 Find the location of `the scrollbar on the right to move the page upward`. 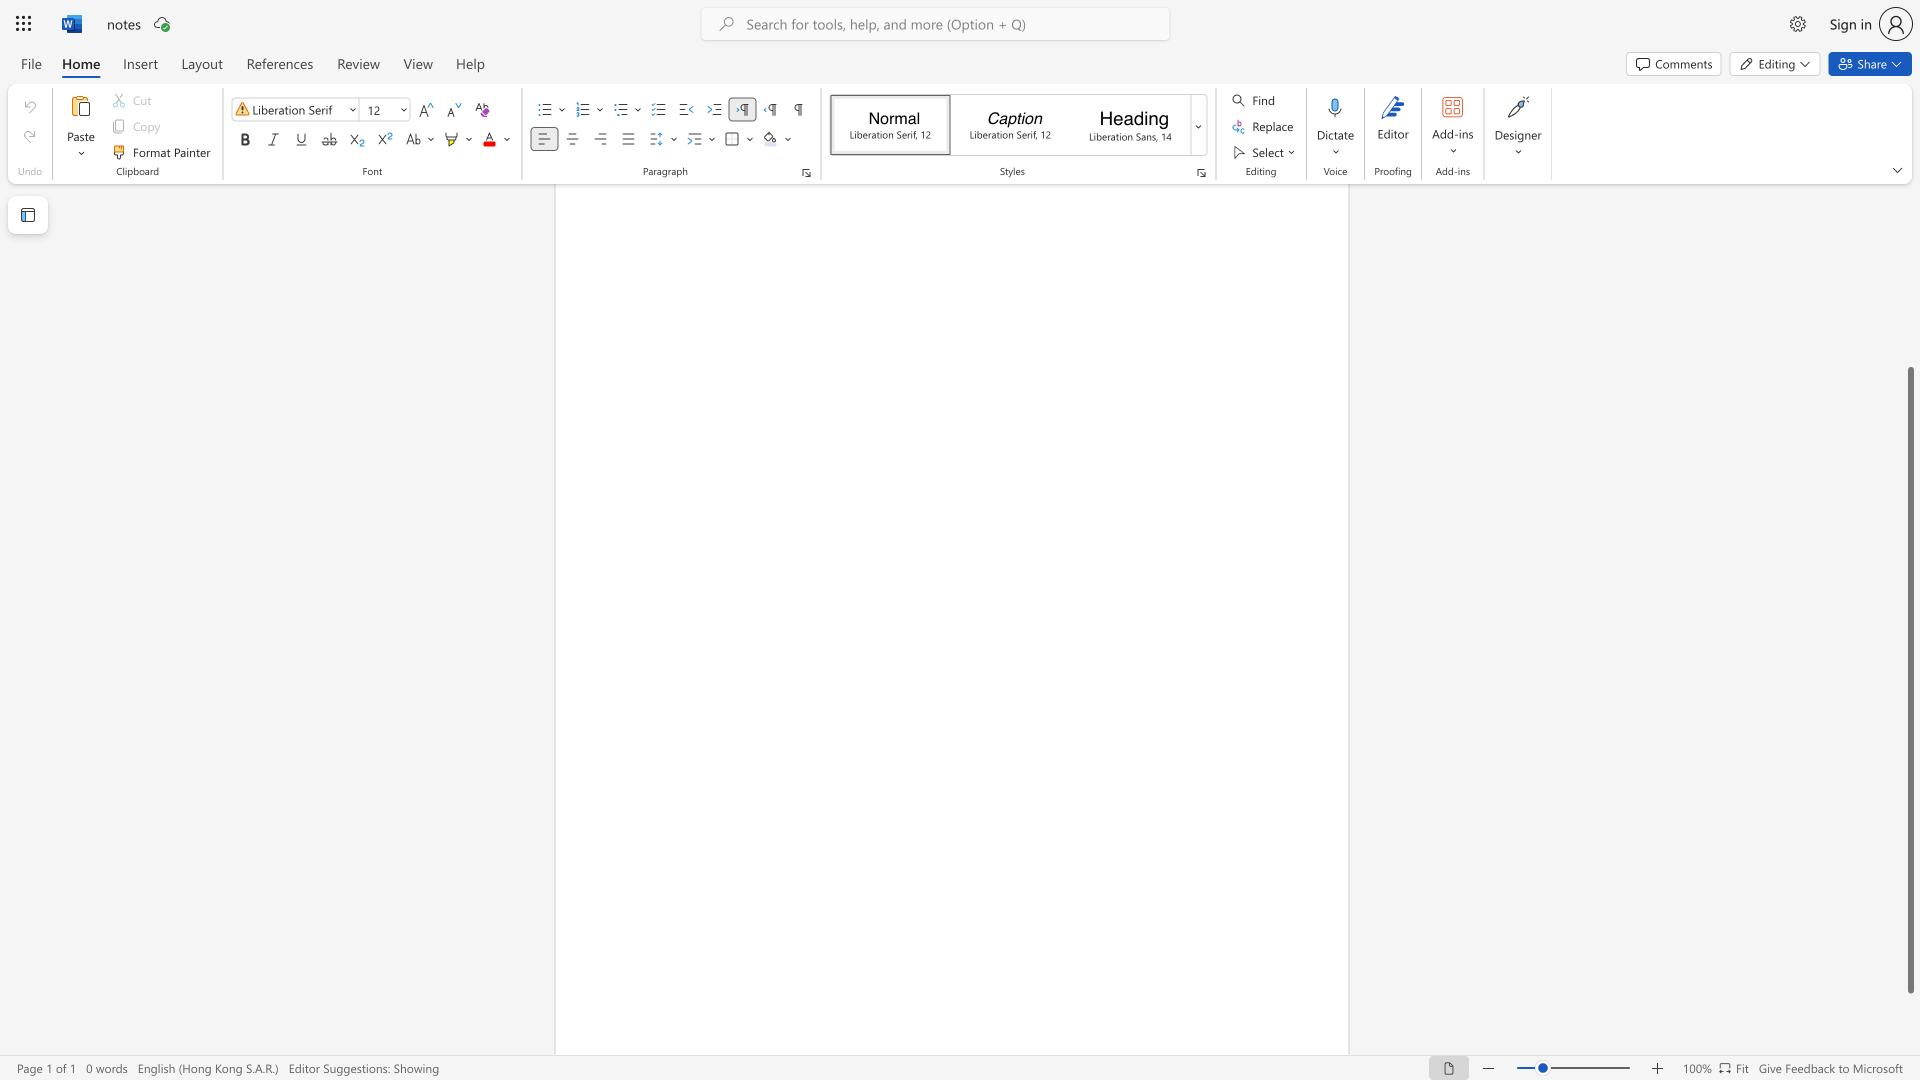

the scrollbar on the right to move the page upward is located at coordinates (1909, 280).